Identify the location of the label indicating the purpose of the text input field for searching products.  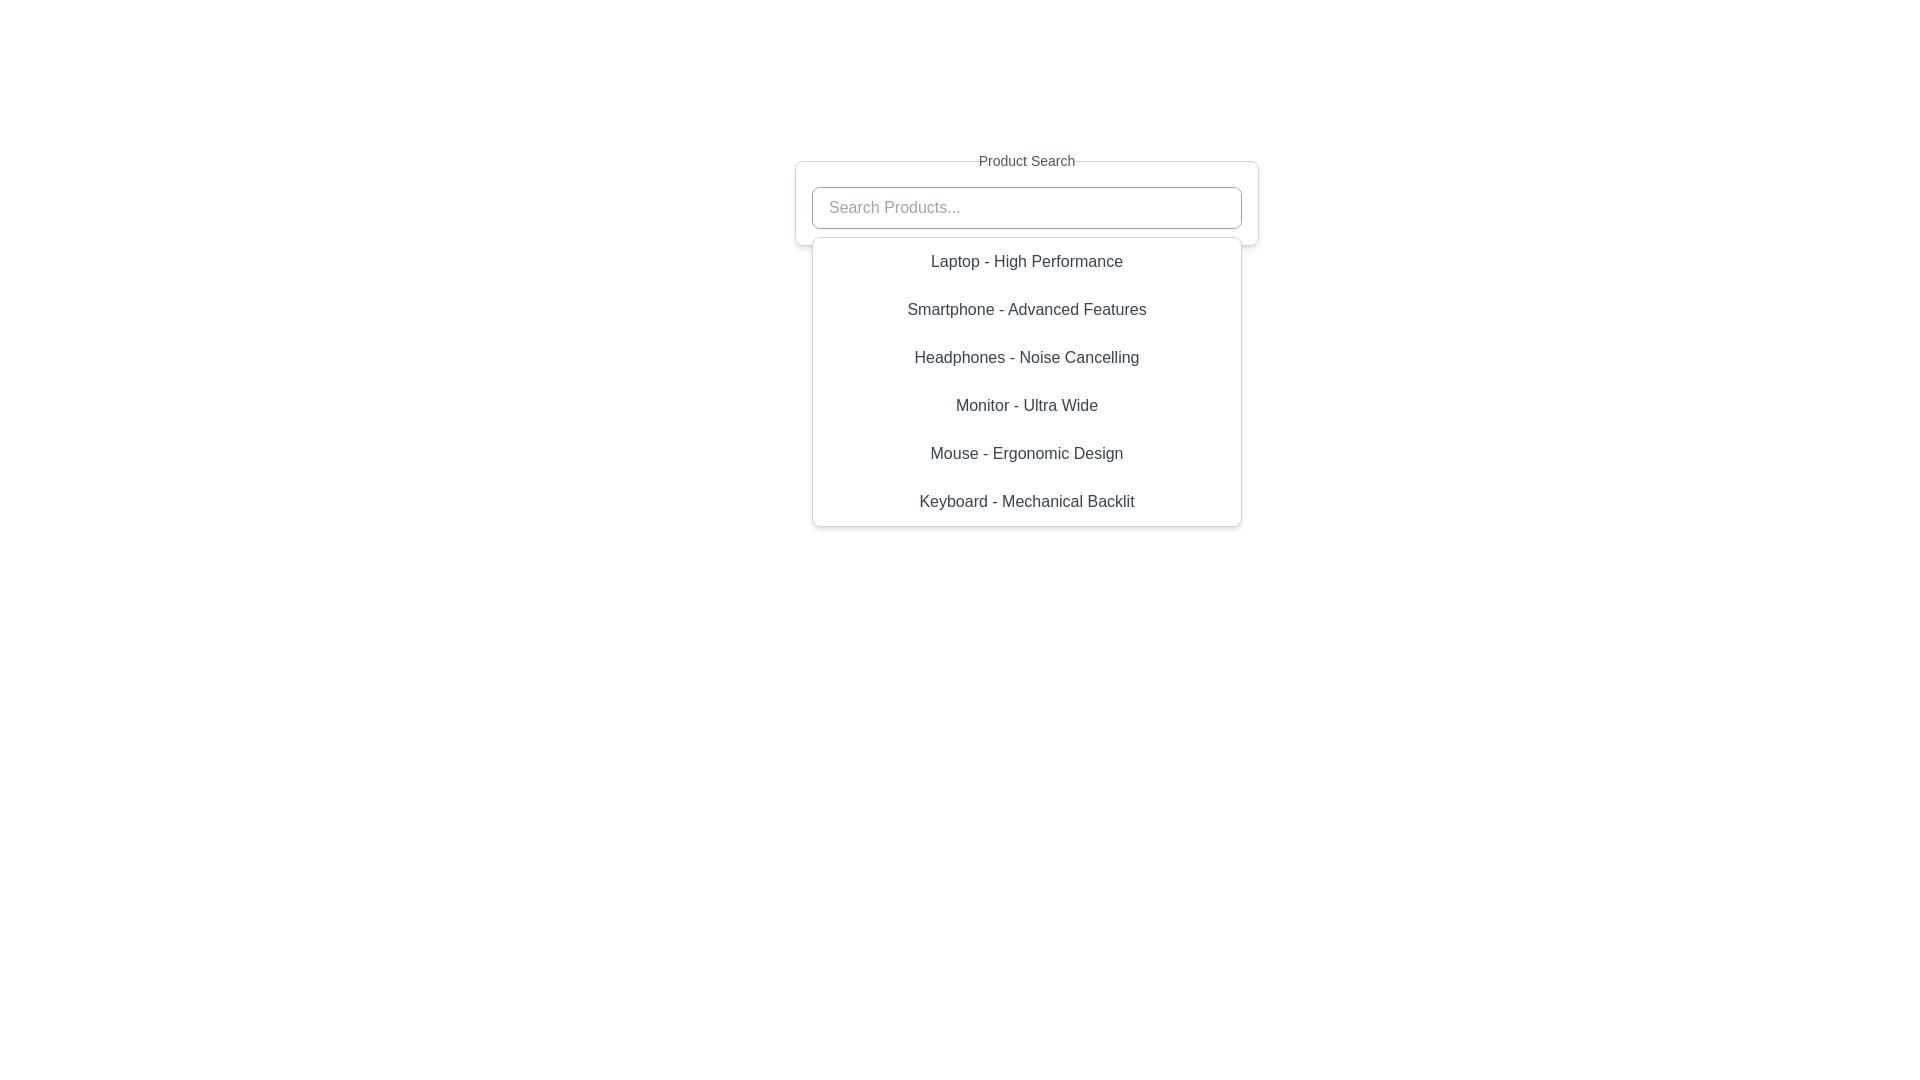
(1027, 160).